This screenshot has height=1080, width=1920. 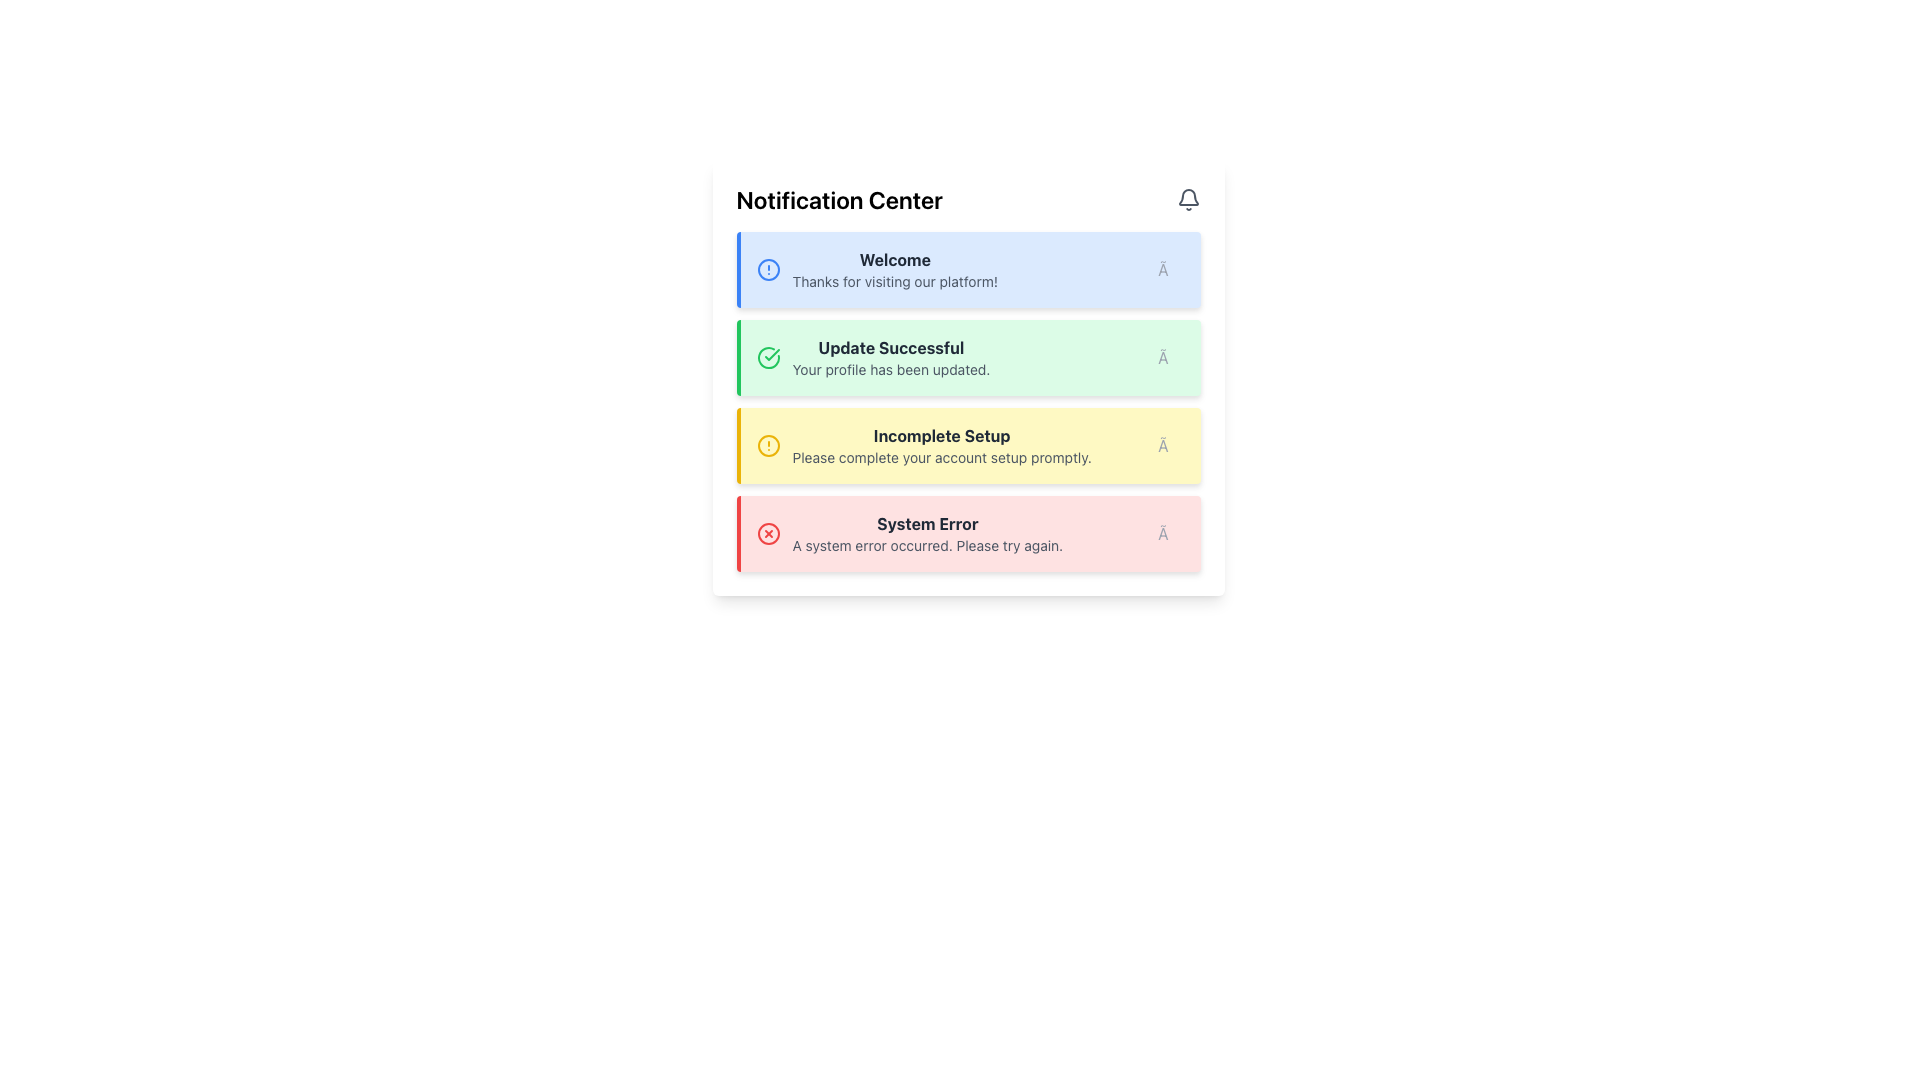 What do you see at coordinates (771, 353) in the screenshot?
I see `the green checkmark icon within the 'Update Successful' notification box, which is the second notification in the 'Notification Center'` at bounding box center [771, 353].